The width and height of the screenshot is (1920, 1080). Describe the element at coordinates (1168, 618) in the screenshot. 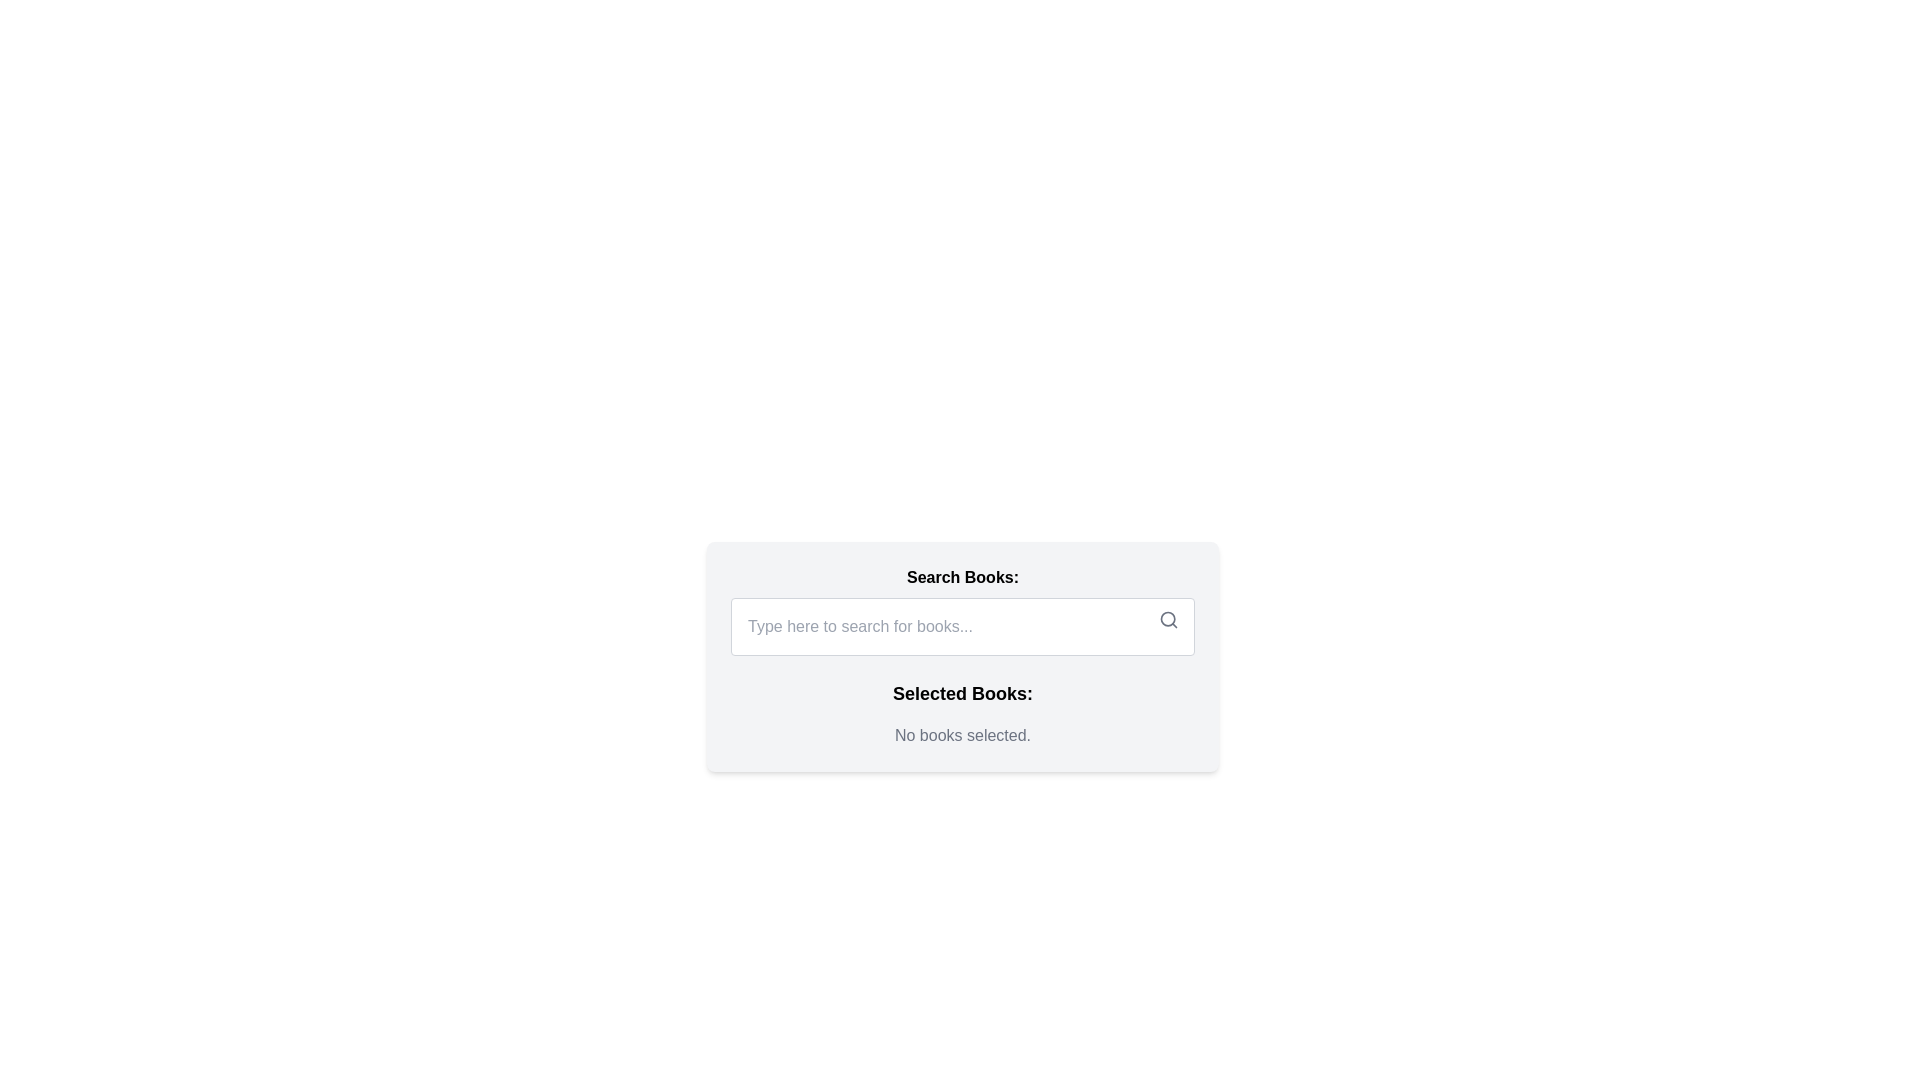

I see `the circle representing the lens of the magnifying glass in the search icon at the right end of the 'Search Books' input field` at that location.